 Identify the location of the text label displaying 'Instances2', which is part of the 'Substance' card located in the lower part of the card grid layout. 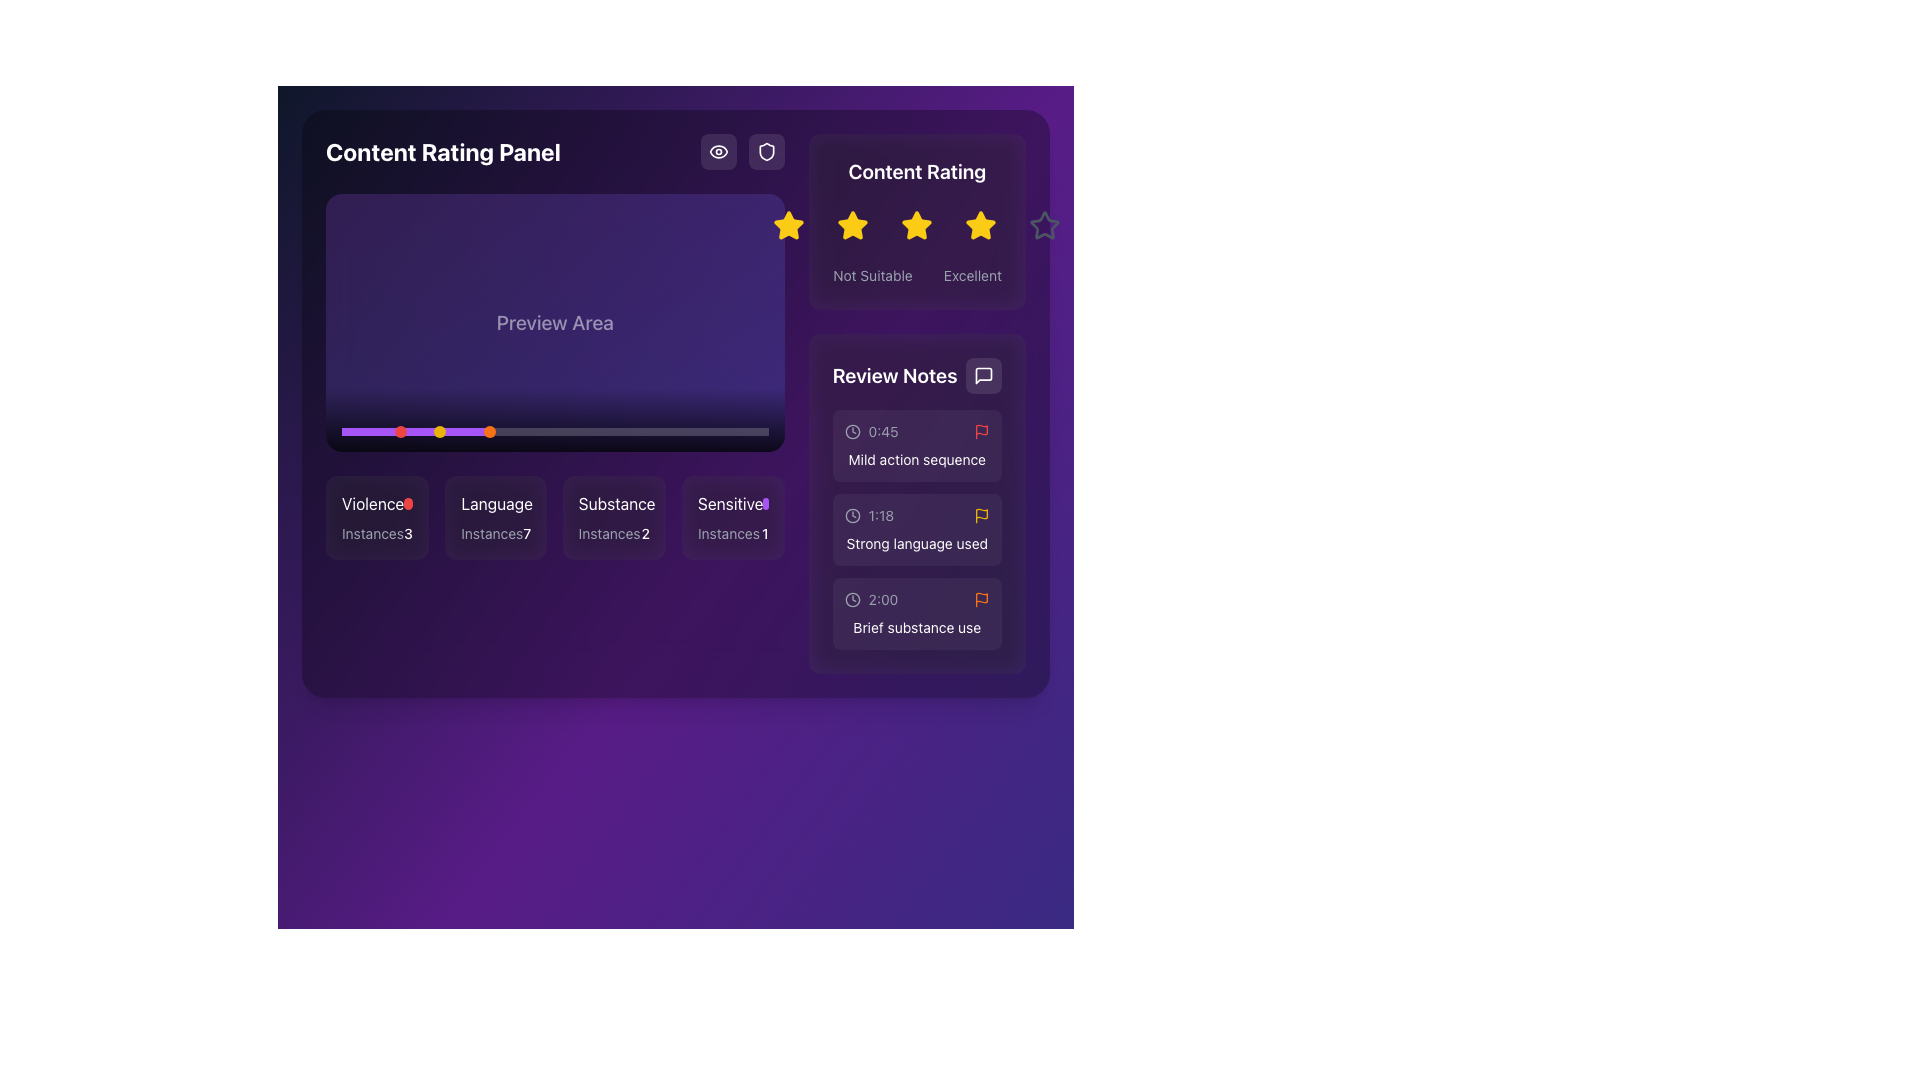
(613, 532).